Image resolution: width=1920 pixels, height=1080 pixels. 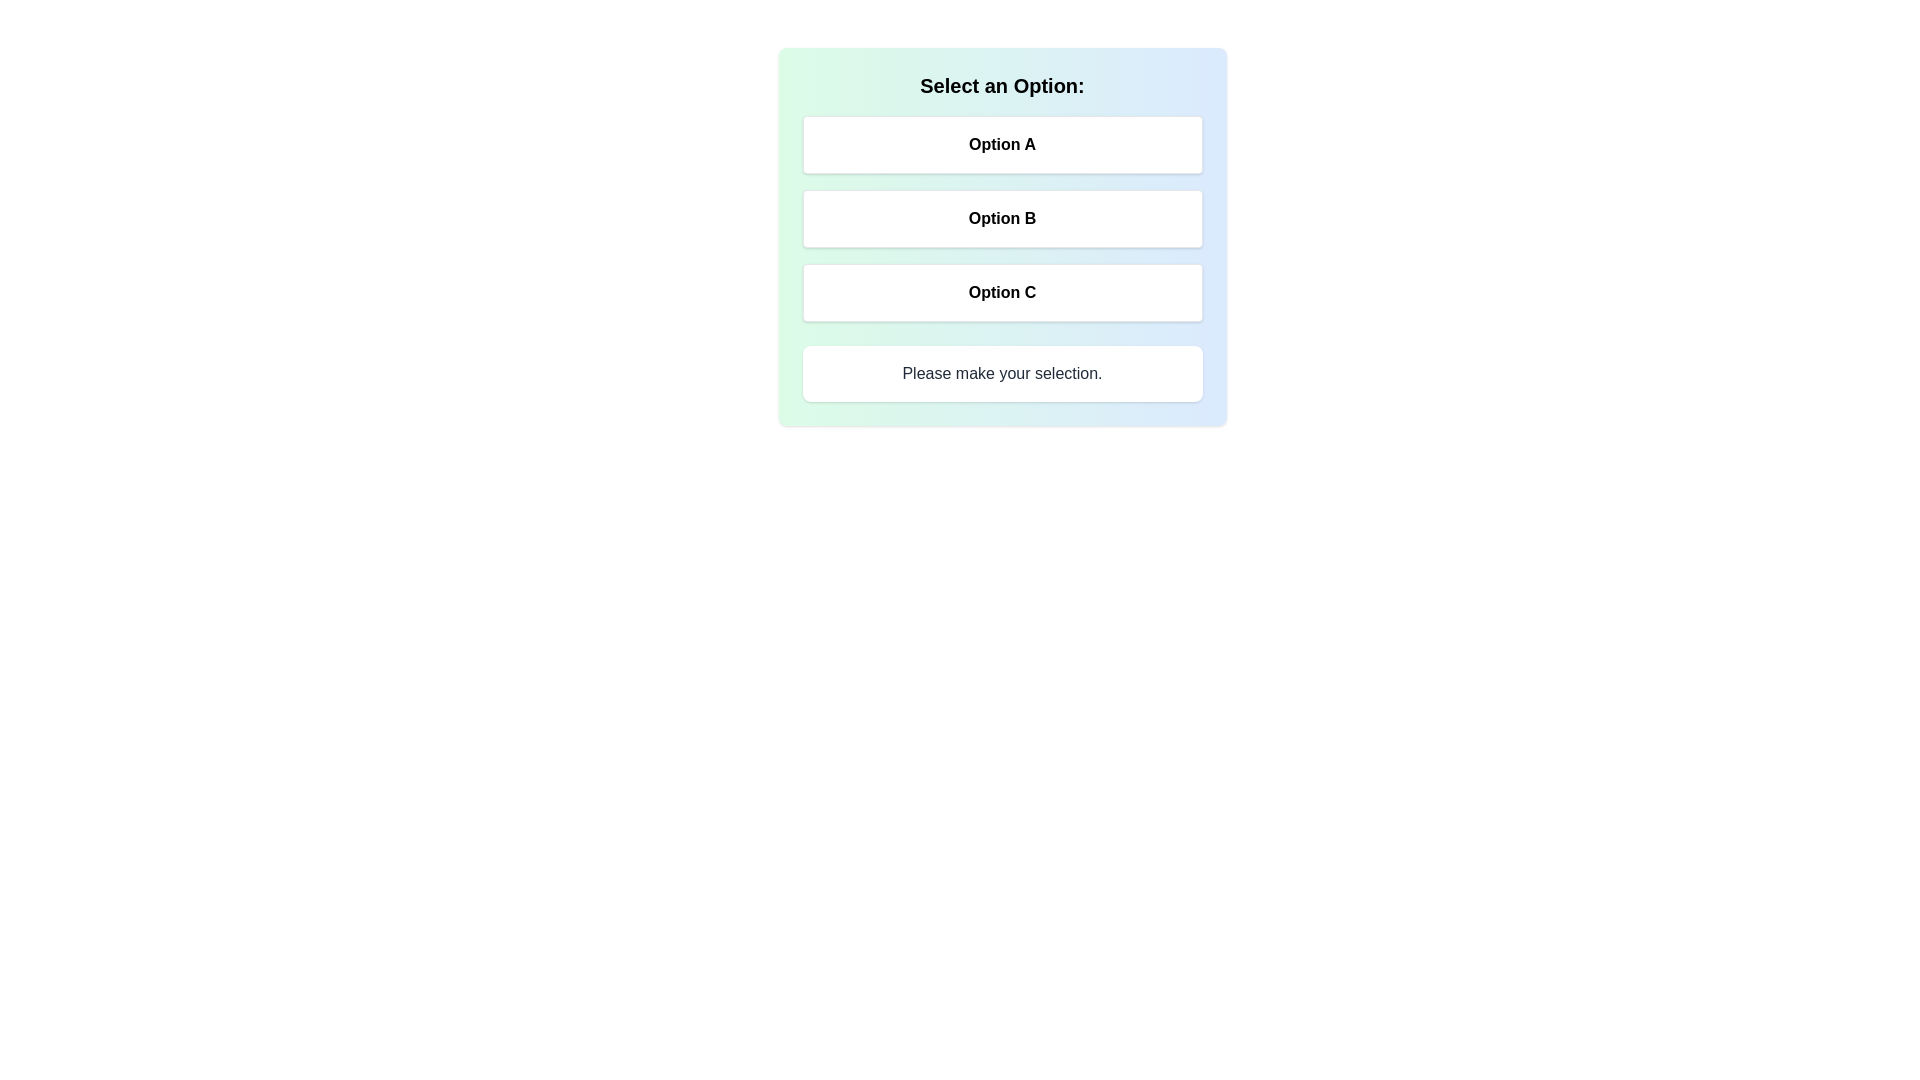 What do you see at coordinates (1002, 144) in the screenshot?
I see `the 'Option A' text label, which is styled in bold and located within a button-like structure in the interactive list under the header 'Select an Option:'` at bounding box center [1002, 144].